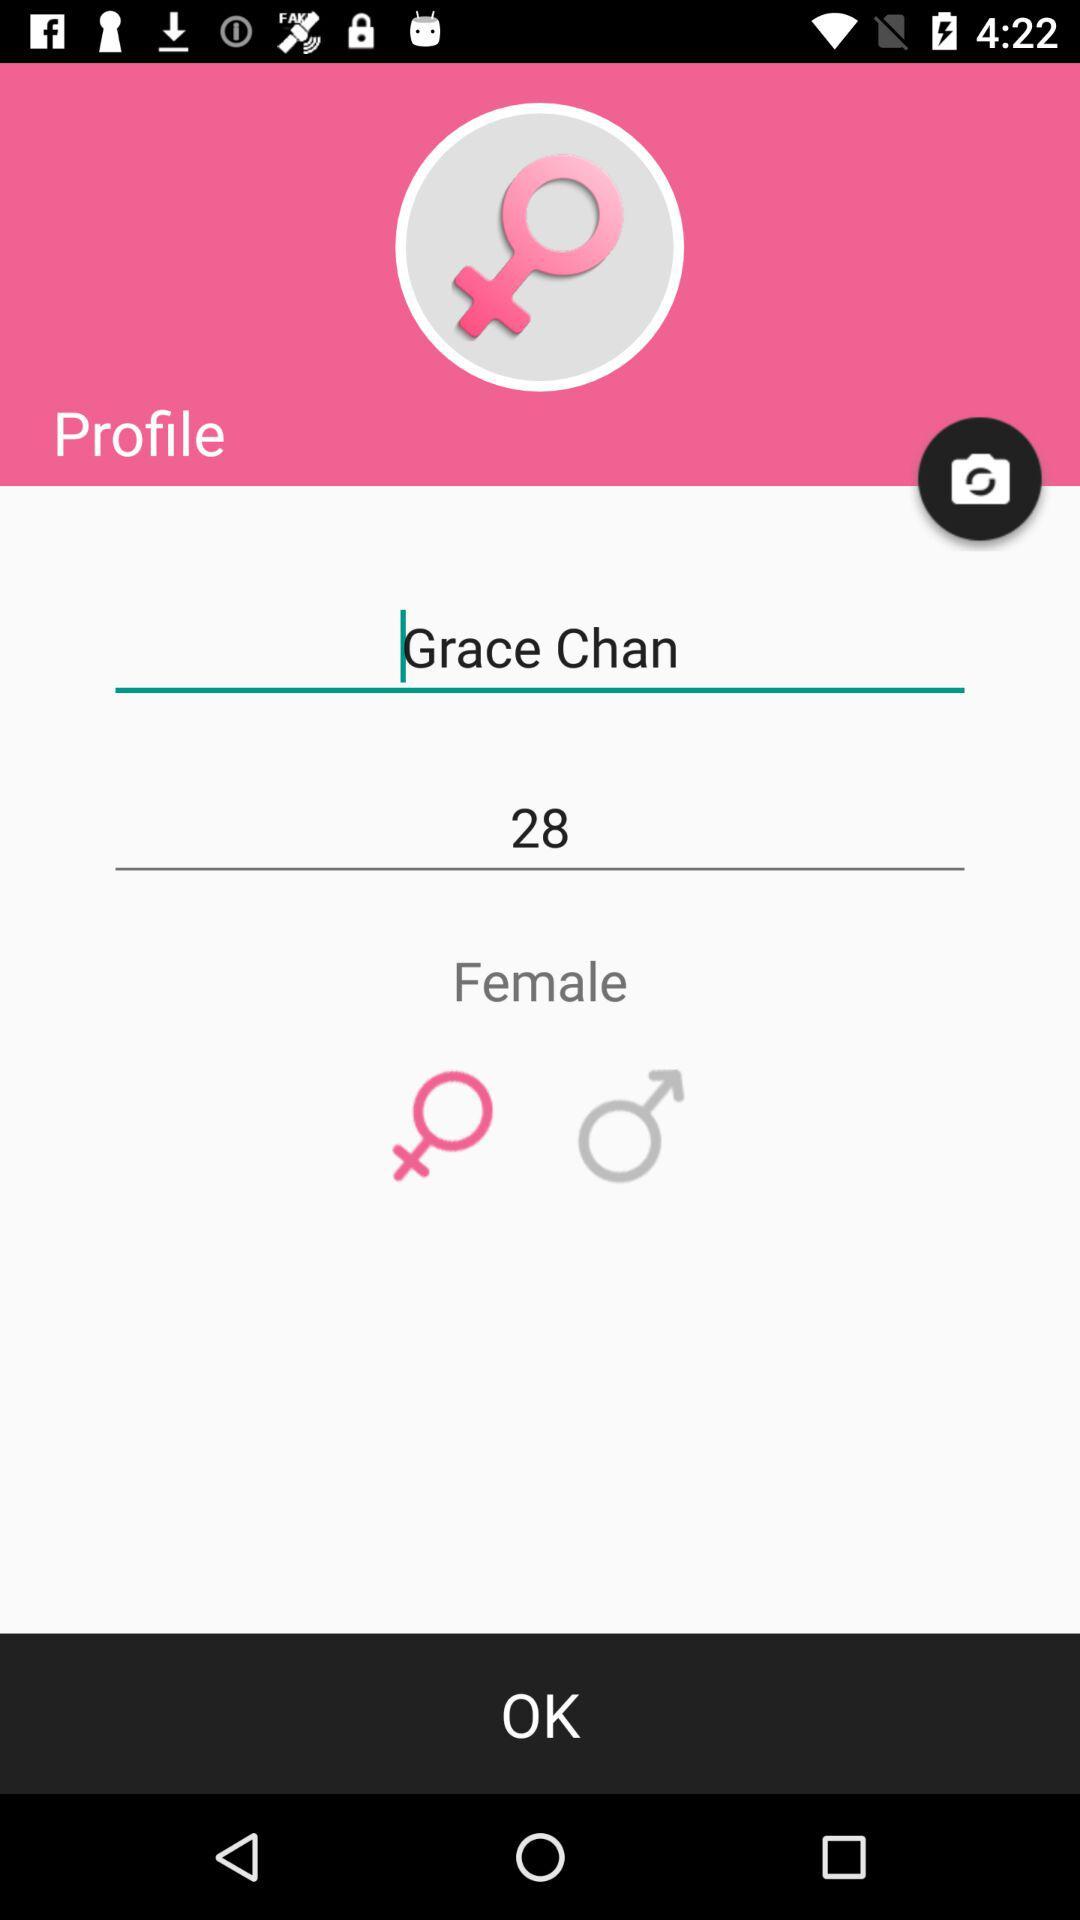 Image resolution: width=1080 pixels, height=1920 pixels. What do you see at coordinates (980, 480) in the screenshot?
I see `the photo icon` at bounding box center [980, 480].